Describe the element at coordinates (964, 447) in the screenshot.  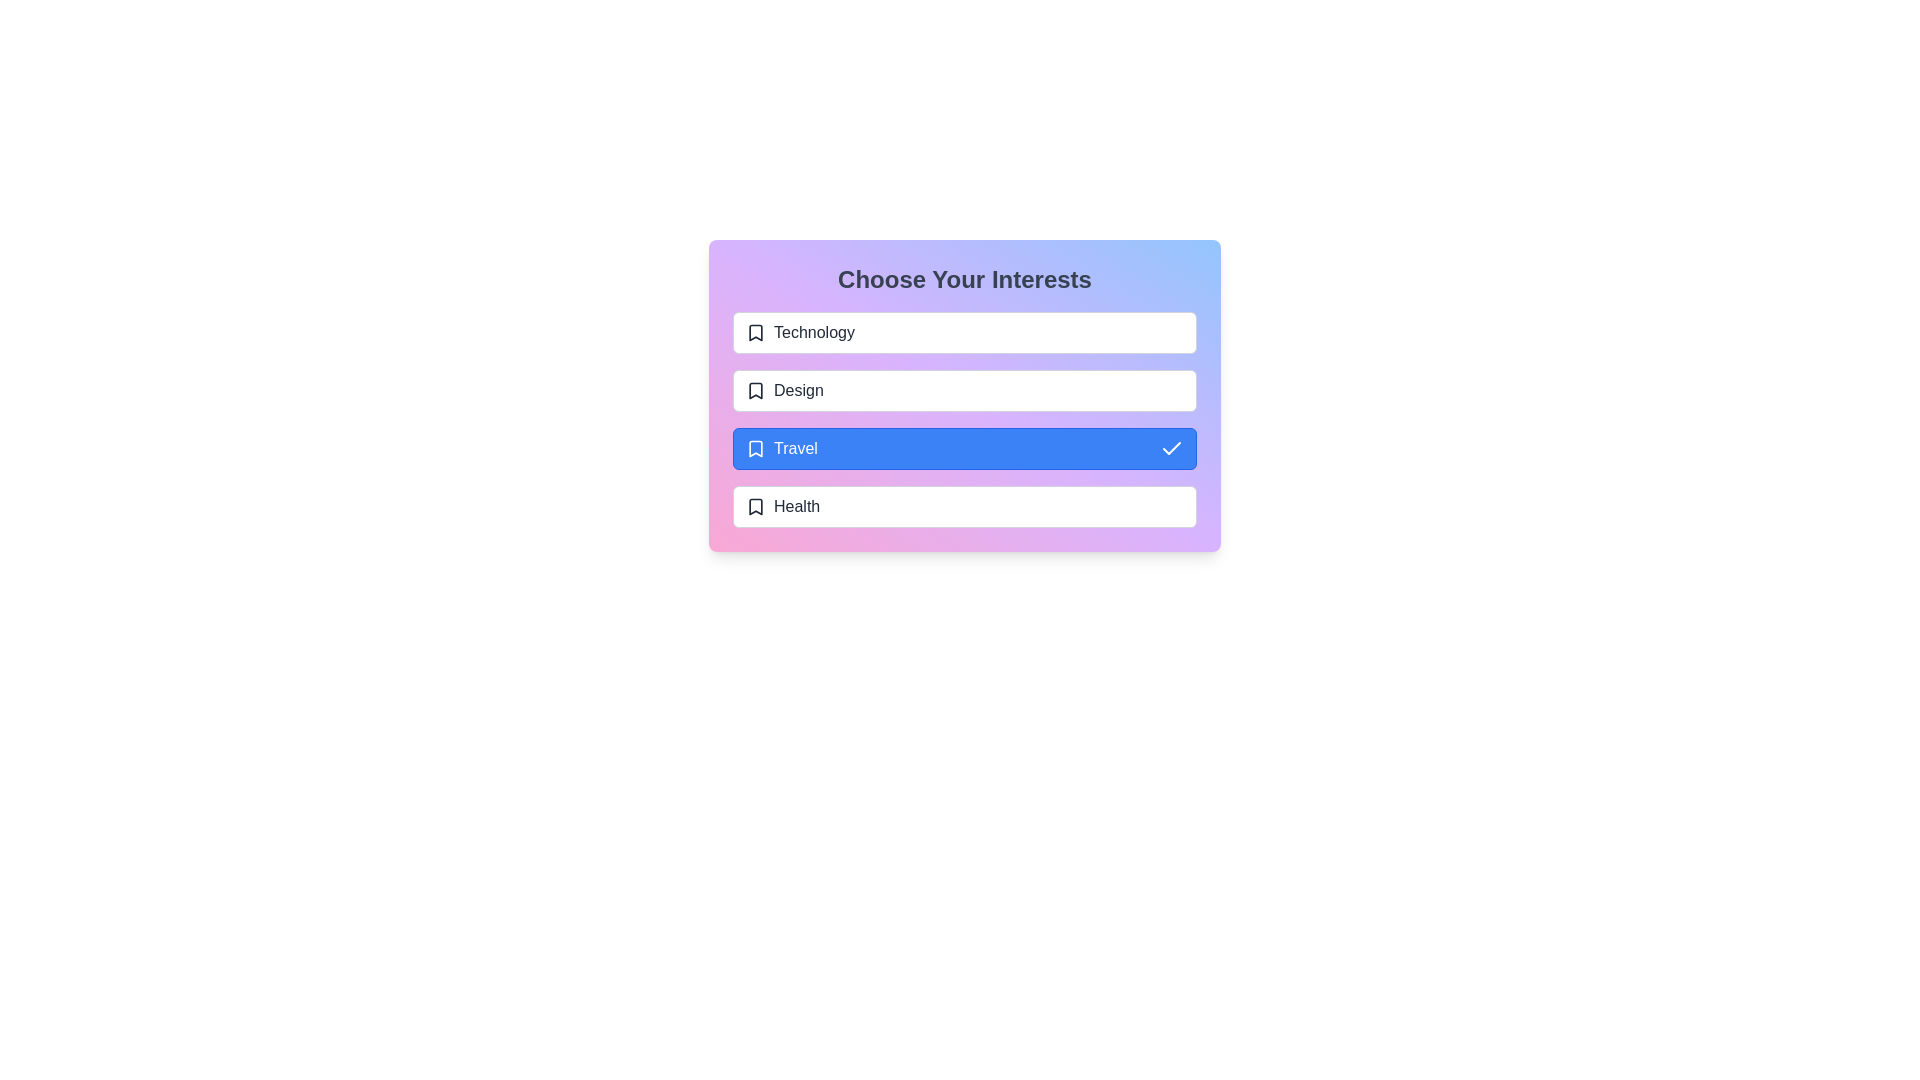
I see `the interest labeled Travel` at that location.